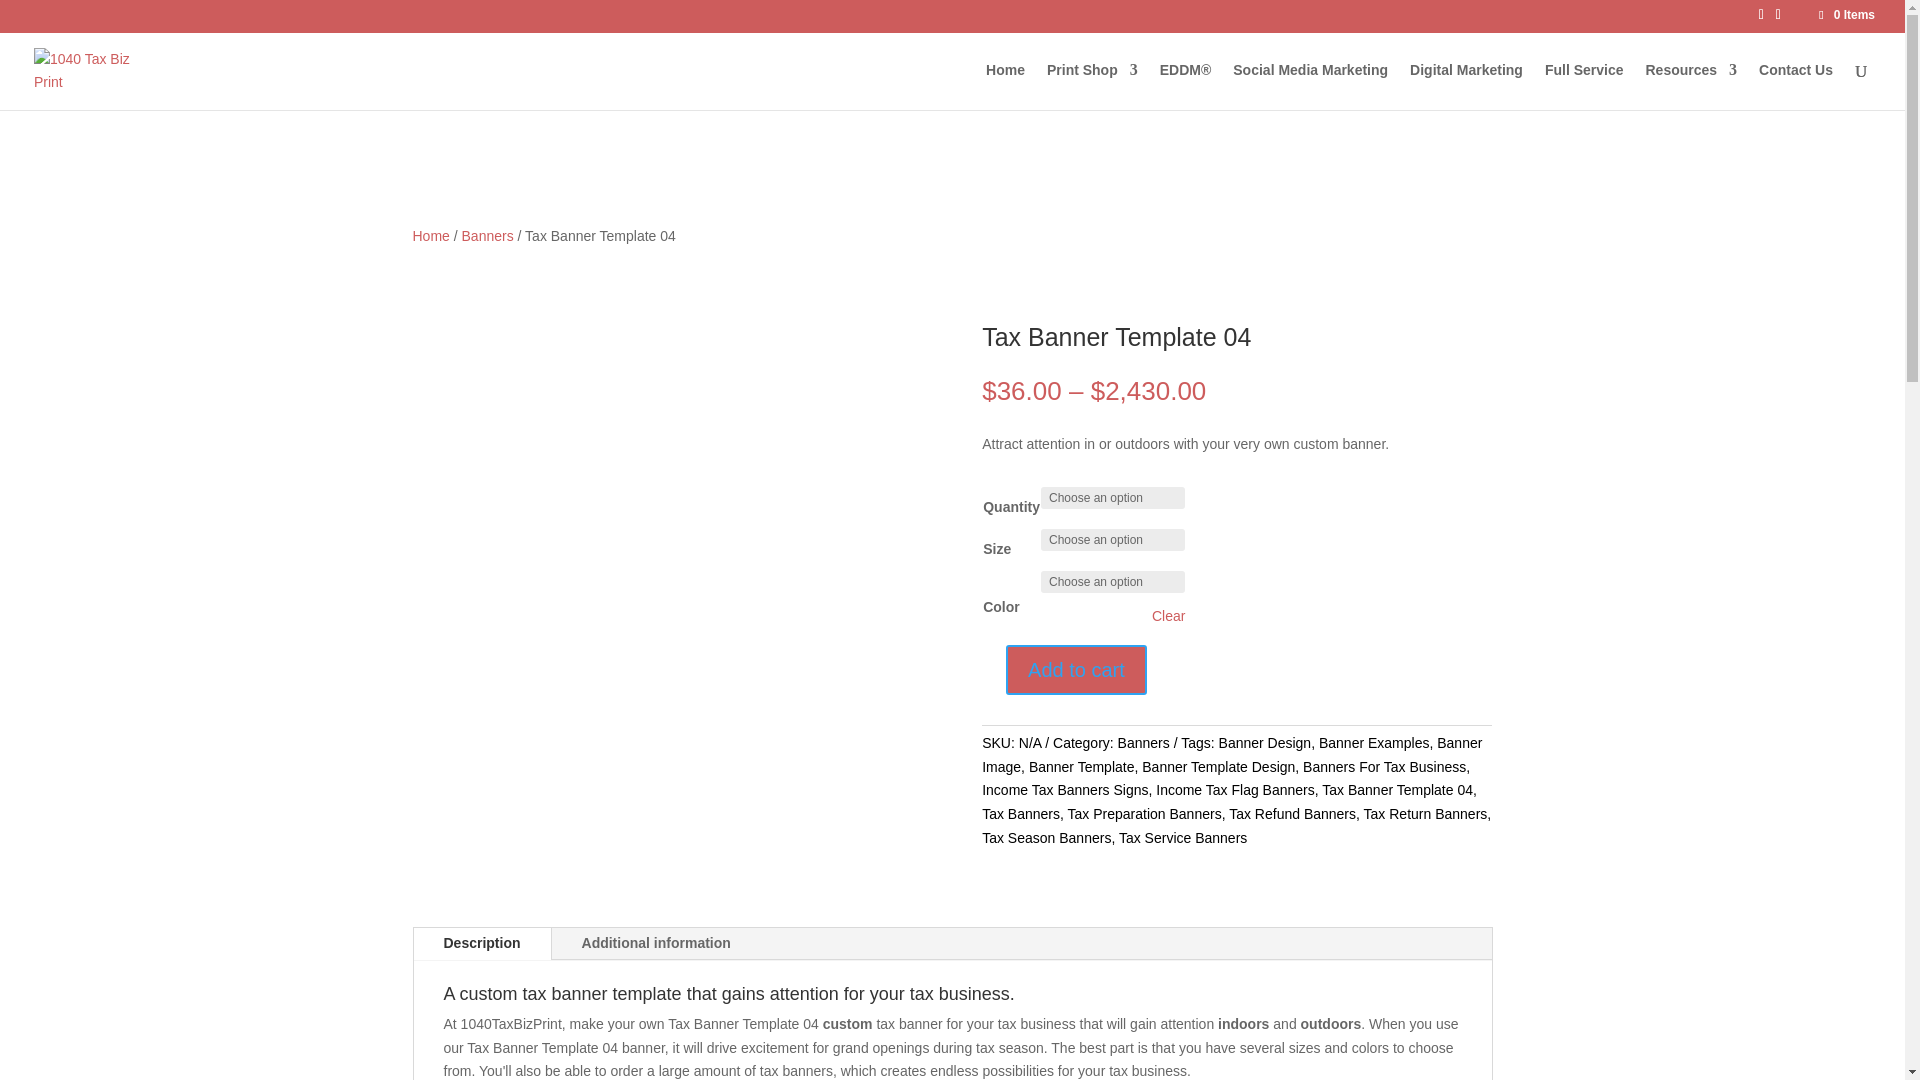 The height and width of the screenshot is (1080, 1920). I want to click on 'Tax Banners', so click(1021, 813).